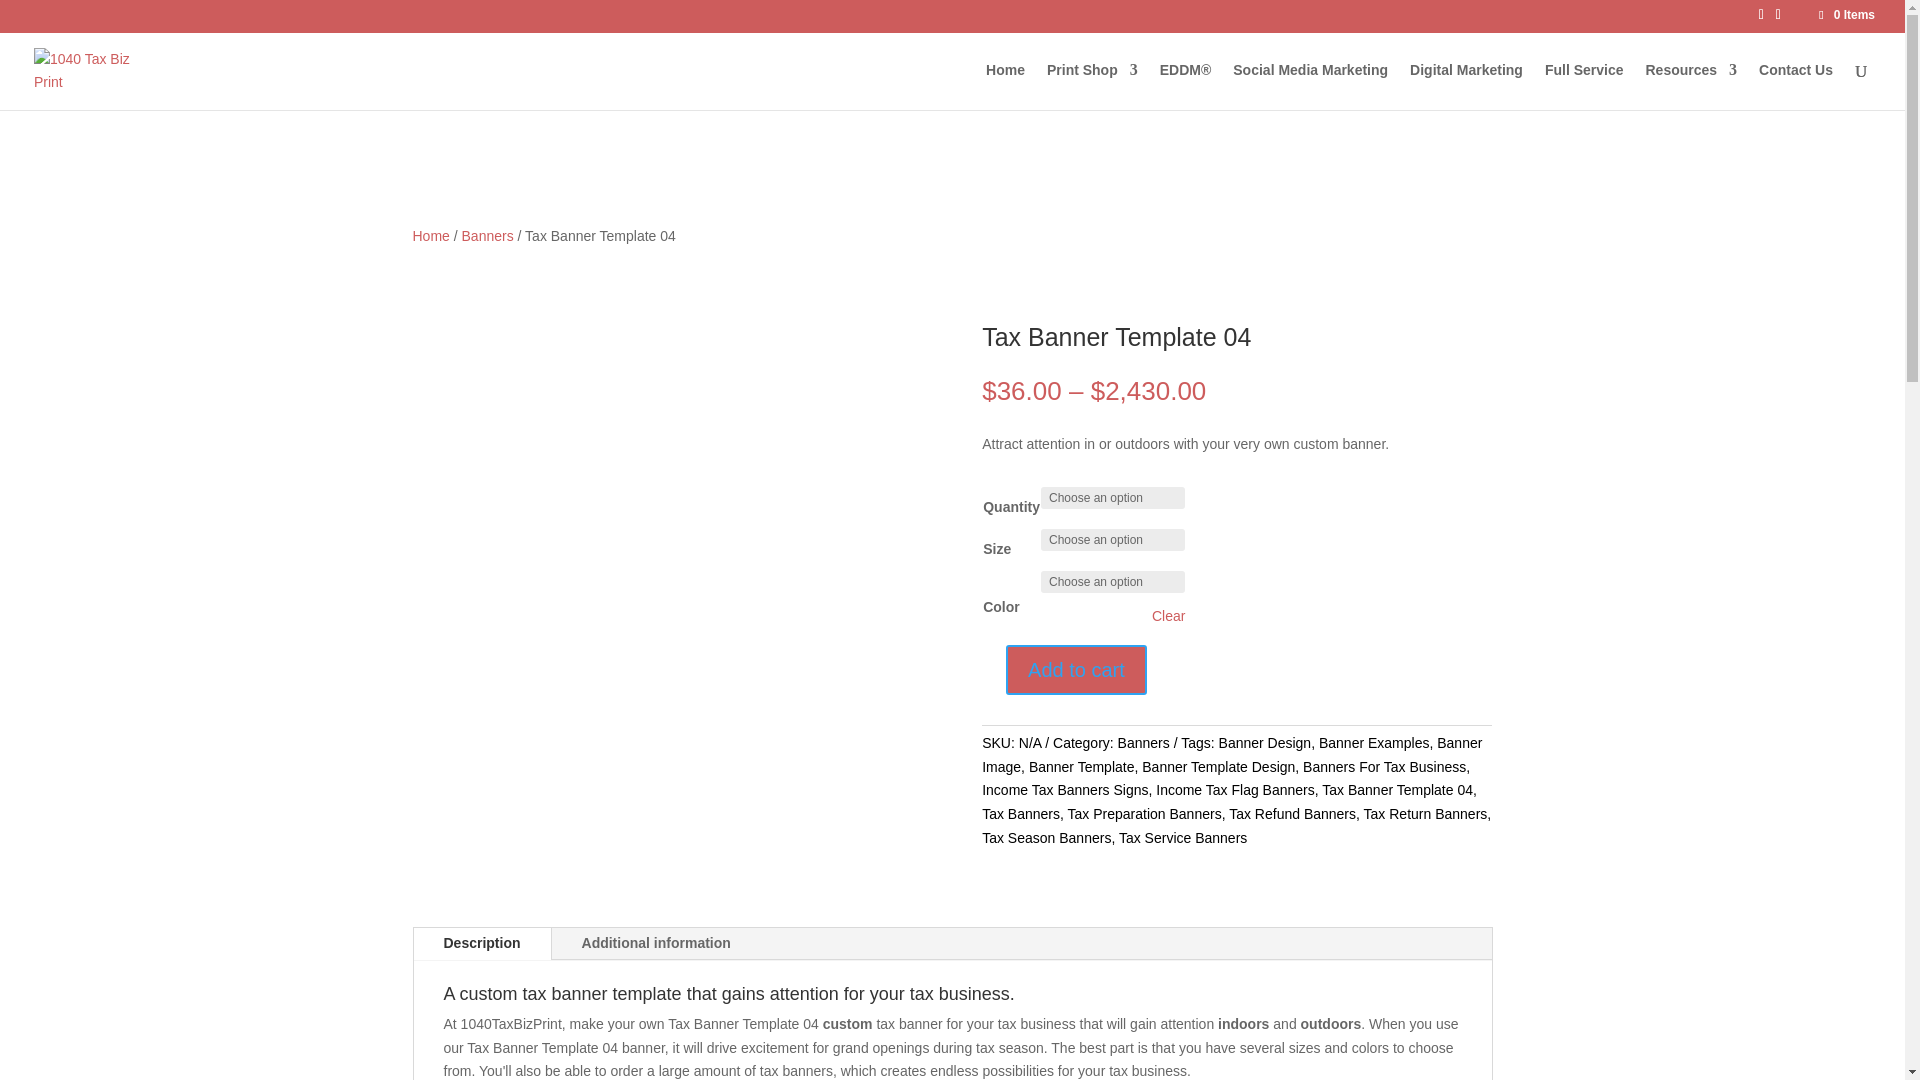 The height and width of the screenshot is (1080, 1920). I want to click on 'Tax Banners', so click(1021, 813).